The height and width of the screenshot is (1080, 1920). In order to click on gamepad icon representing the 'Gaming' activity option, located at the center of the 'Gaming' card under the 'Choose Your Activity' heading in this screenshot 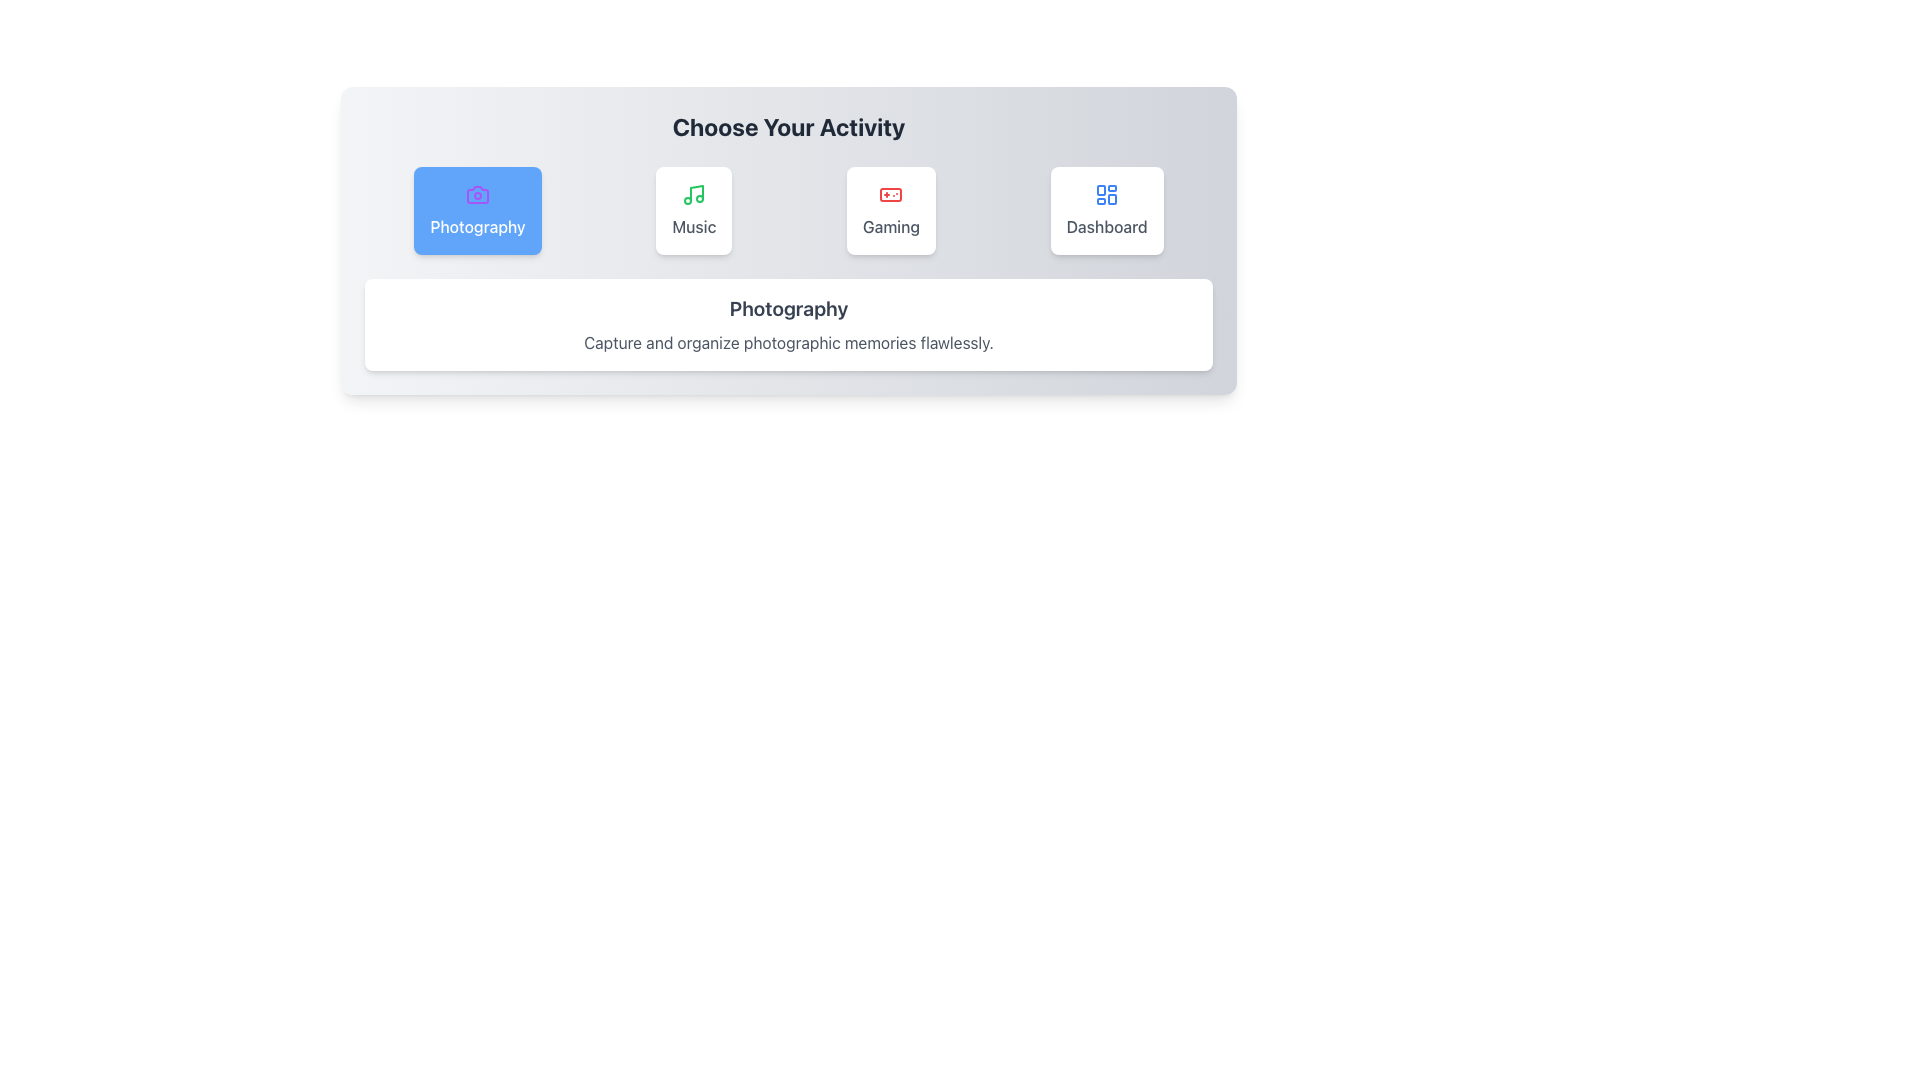, I will do `click(890, 195)`.